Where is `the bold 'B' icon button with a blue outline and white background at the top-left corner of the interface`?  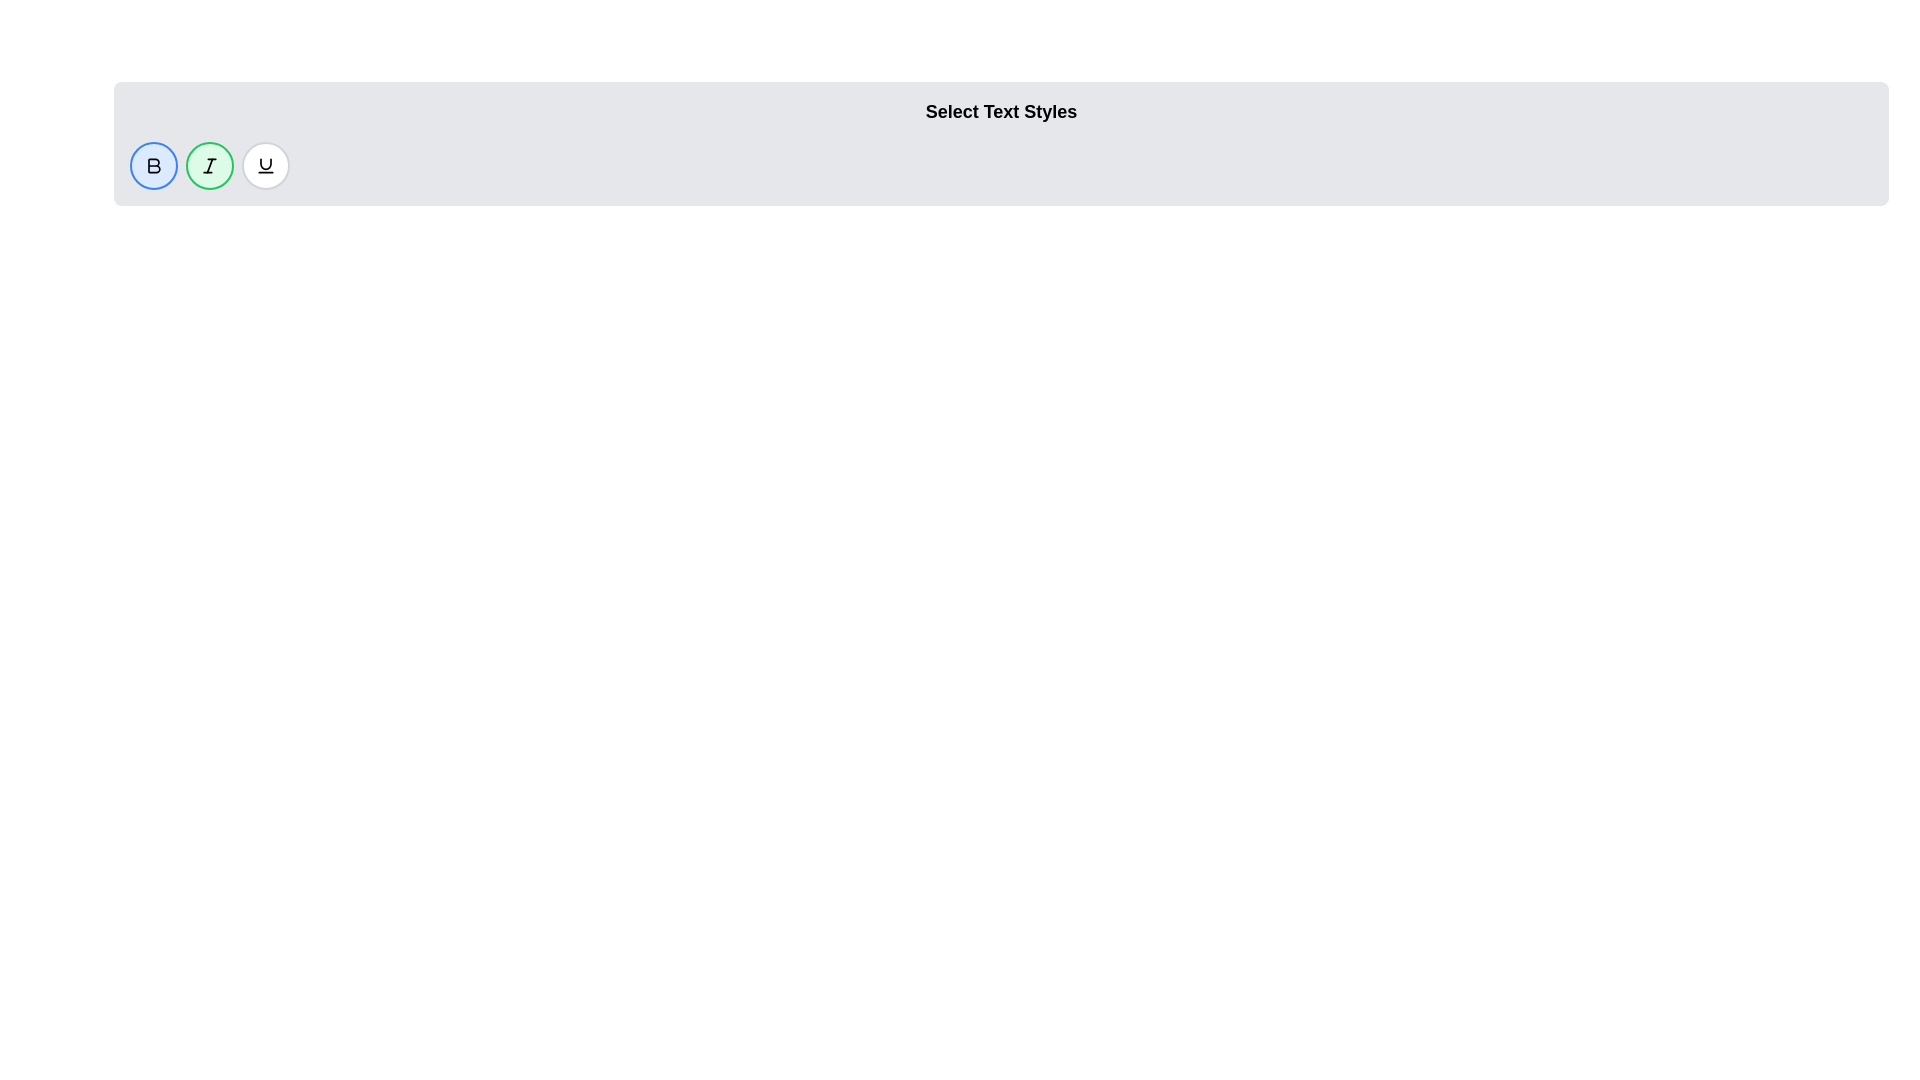
the bold 'B' icon button with a blue outline and white background at the top-left corner of the interface is located at coordinates (153, 164).